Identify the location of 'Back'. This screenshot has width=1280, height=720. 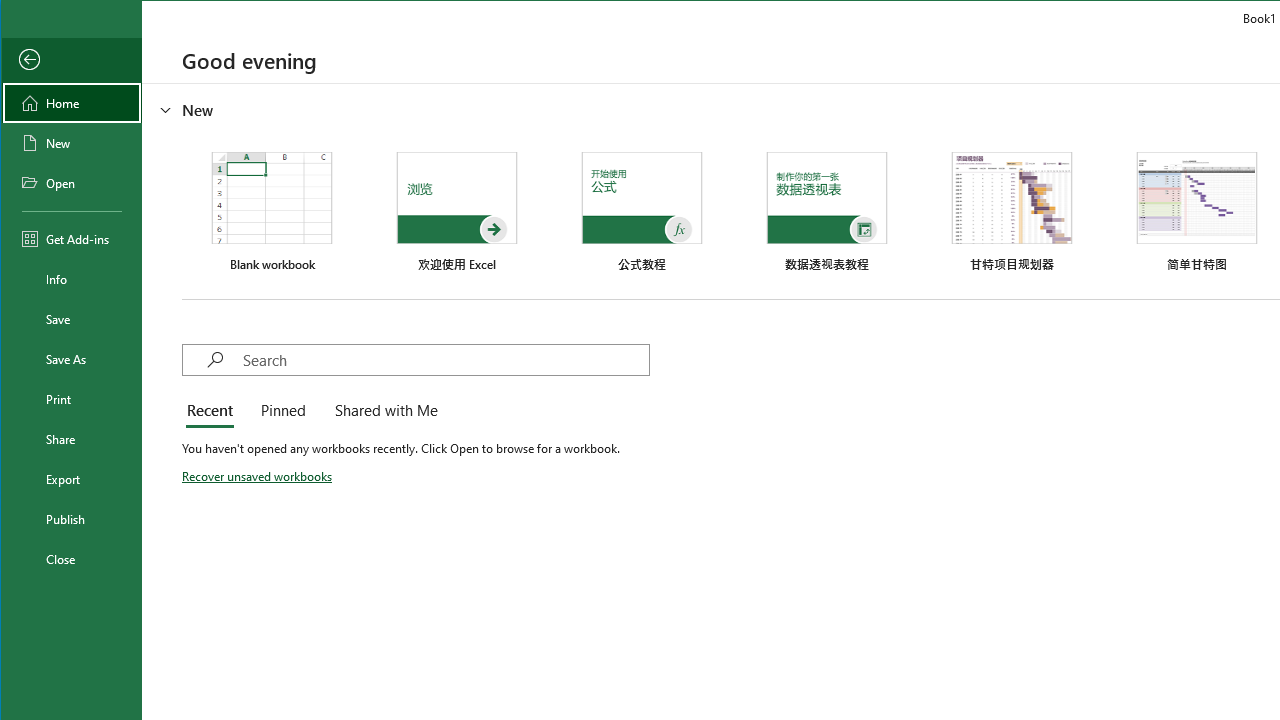
(72, 59).